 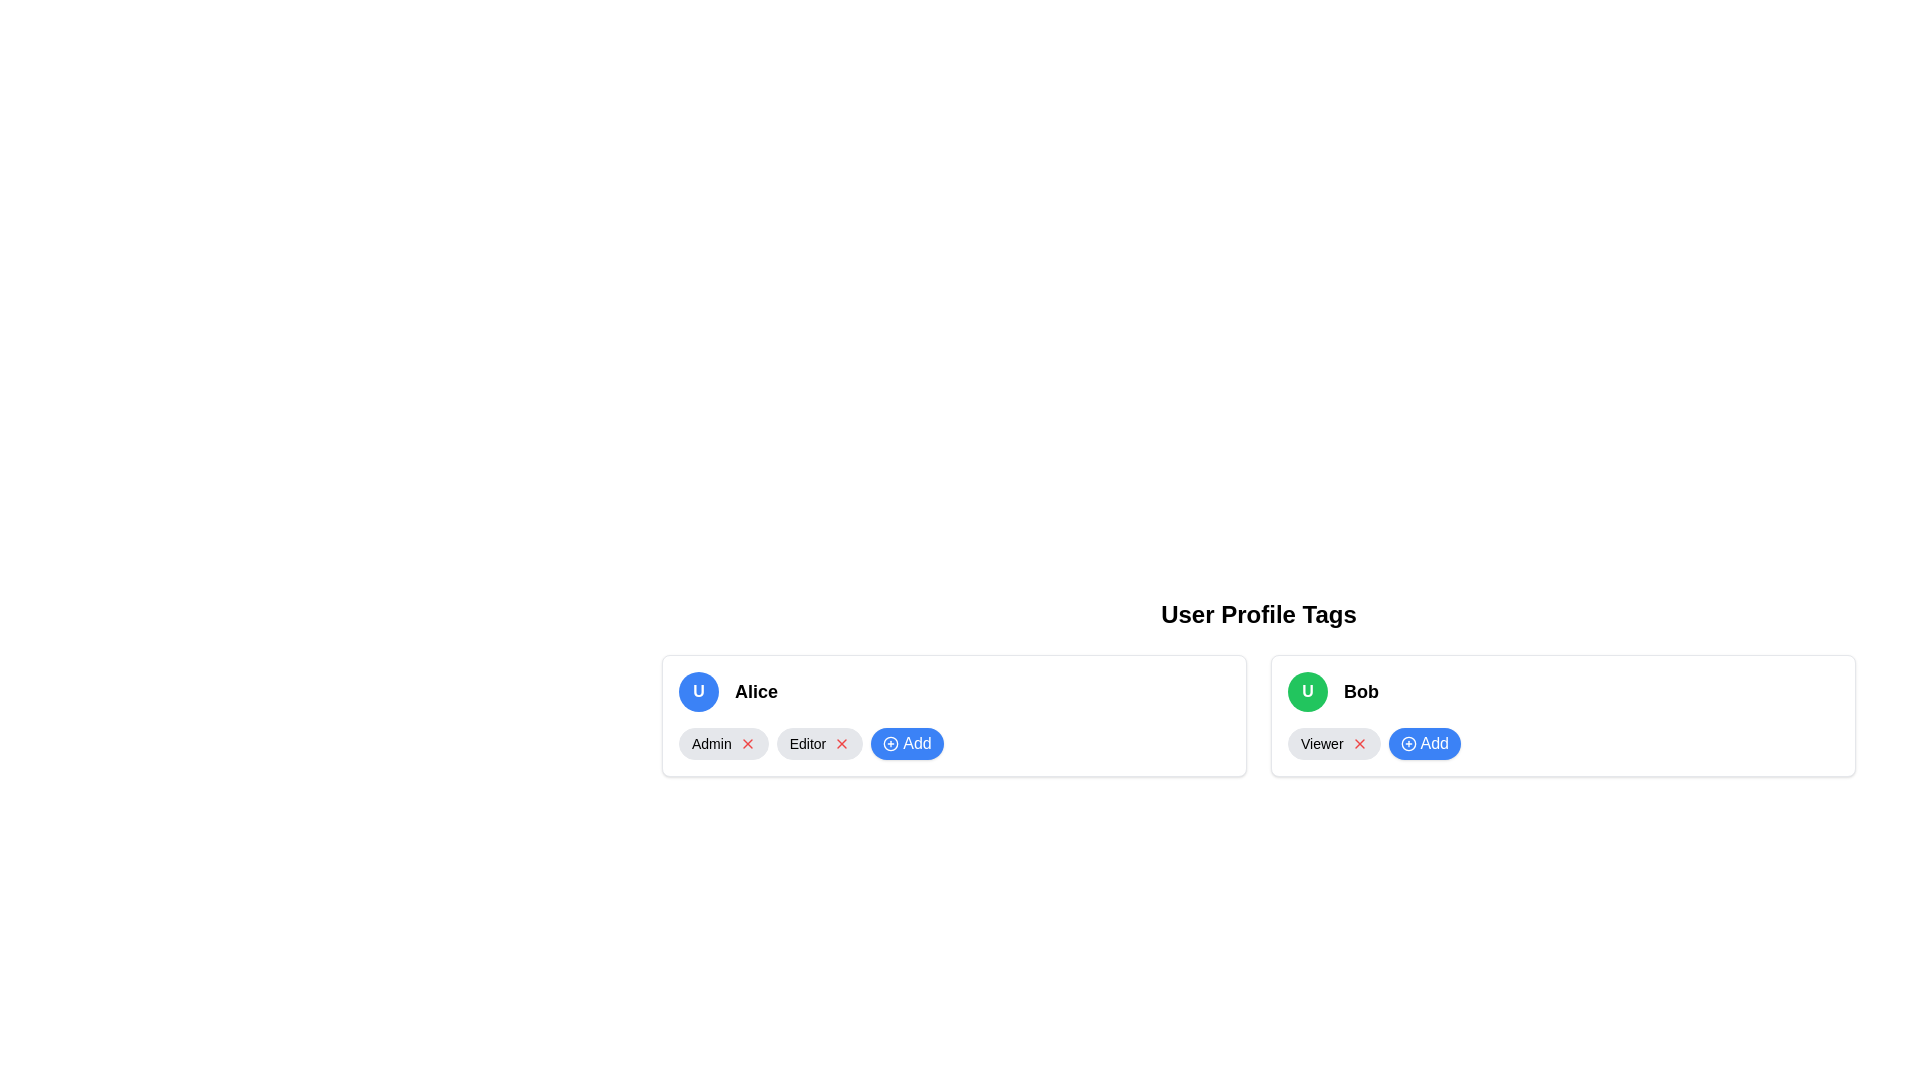 What do you see at coordinates (890, 744) in the screenshot?
I see `the 'Add' button icon located within the user profile tag interface` at bounding box center [890, 744].